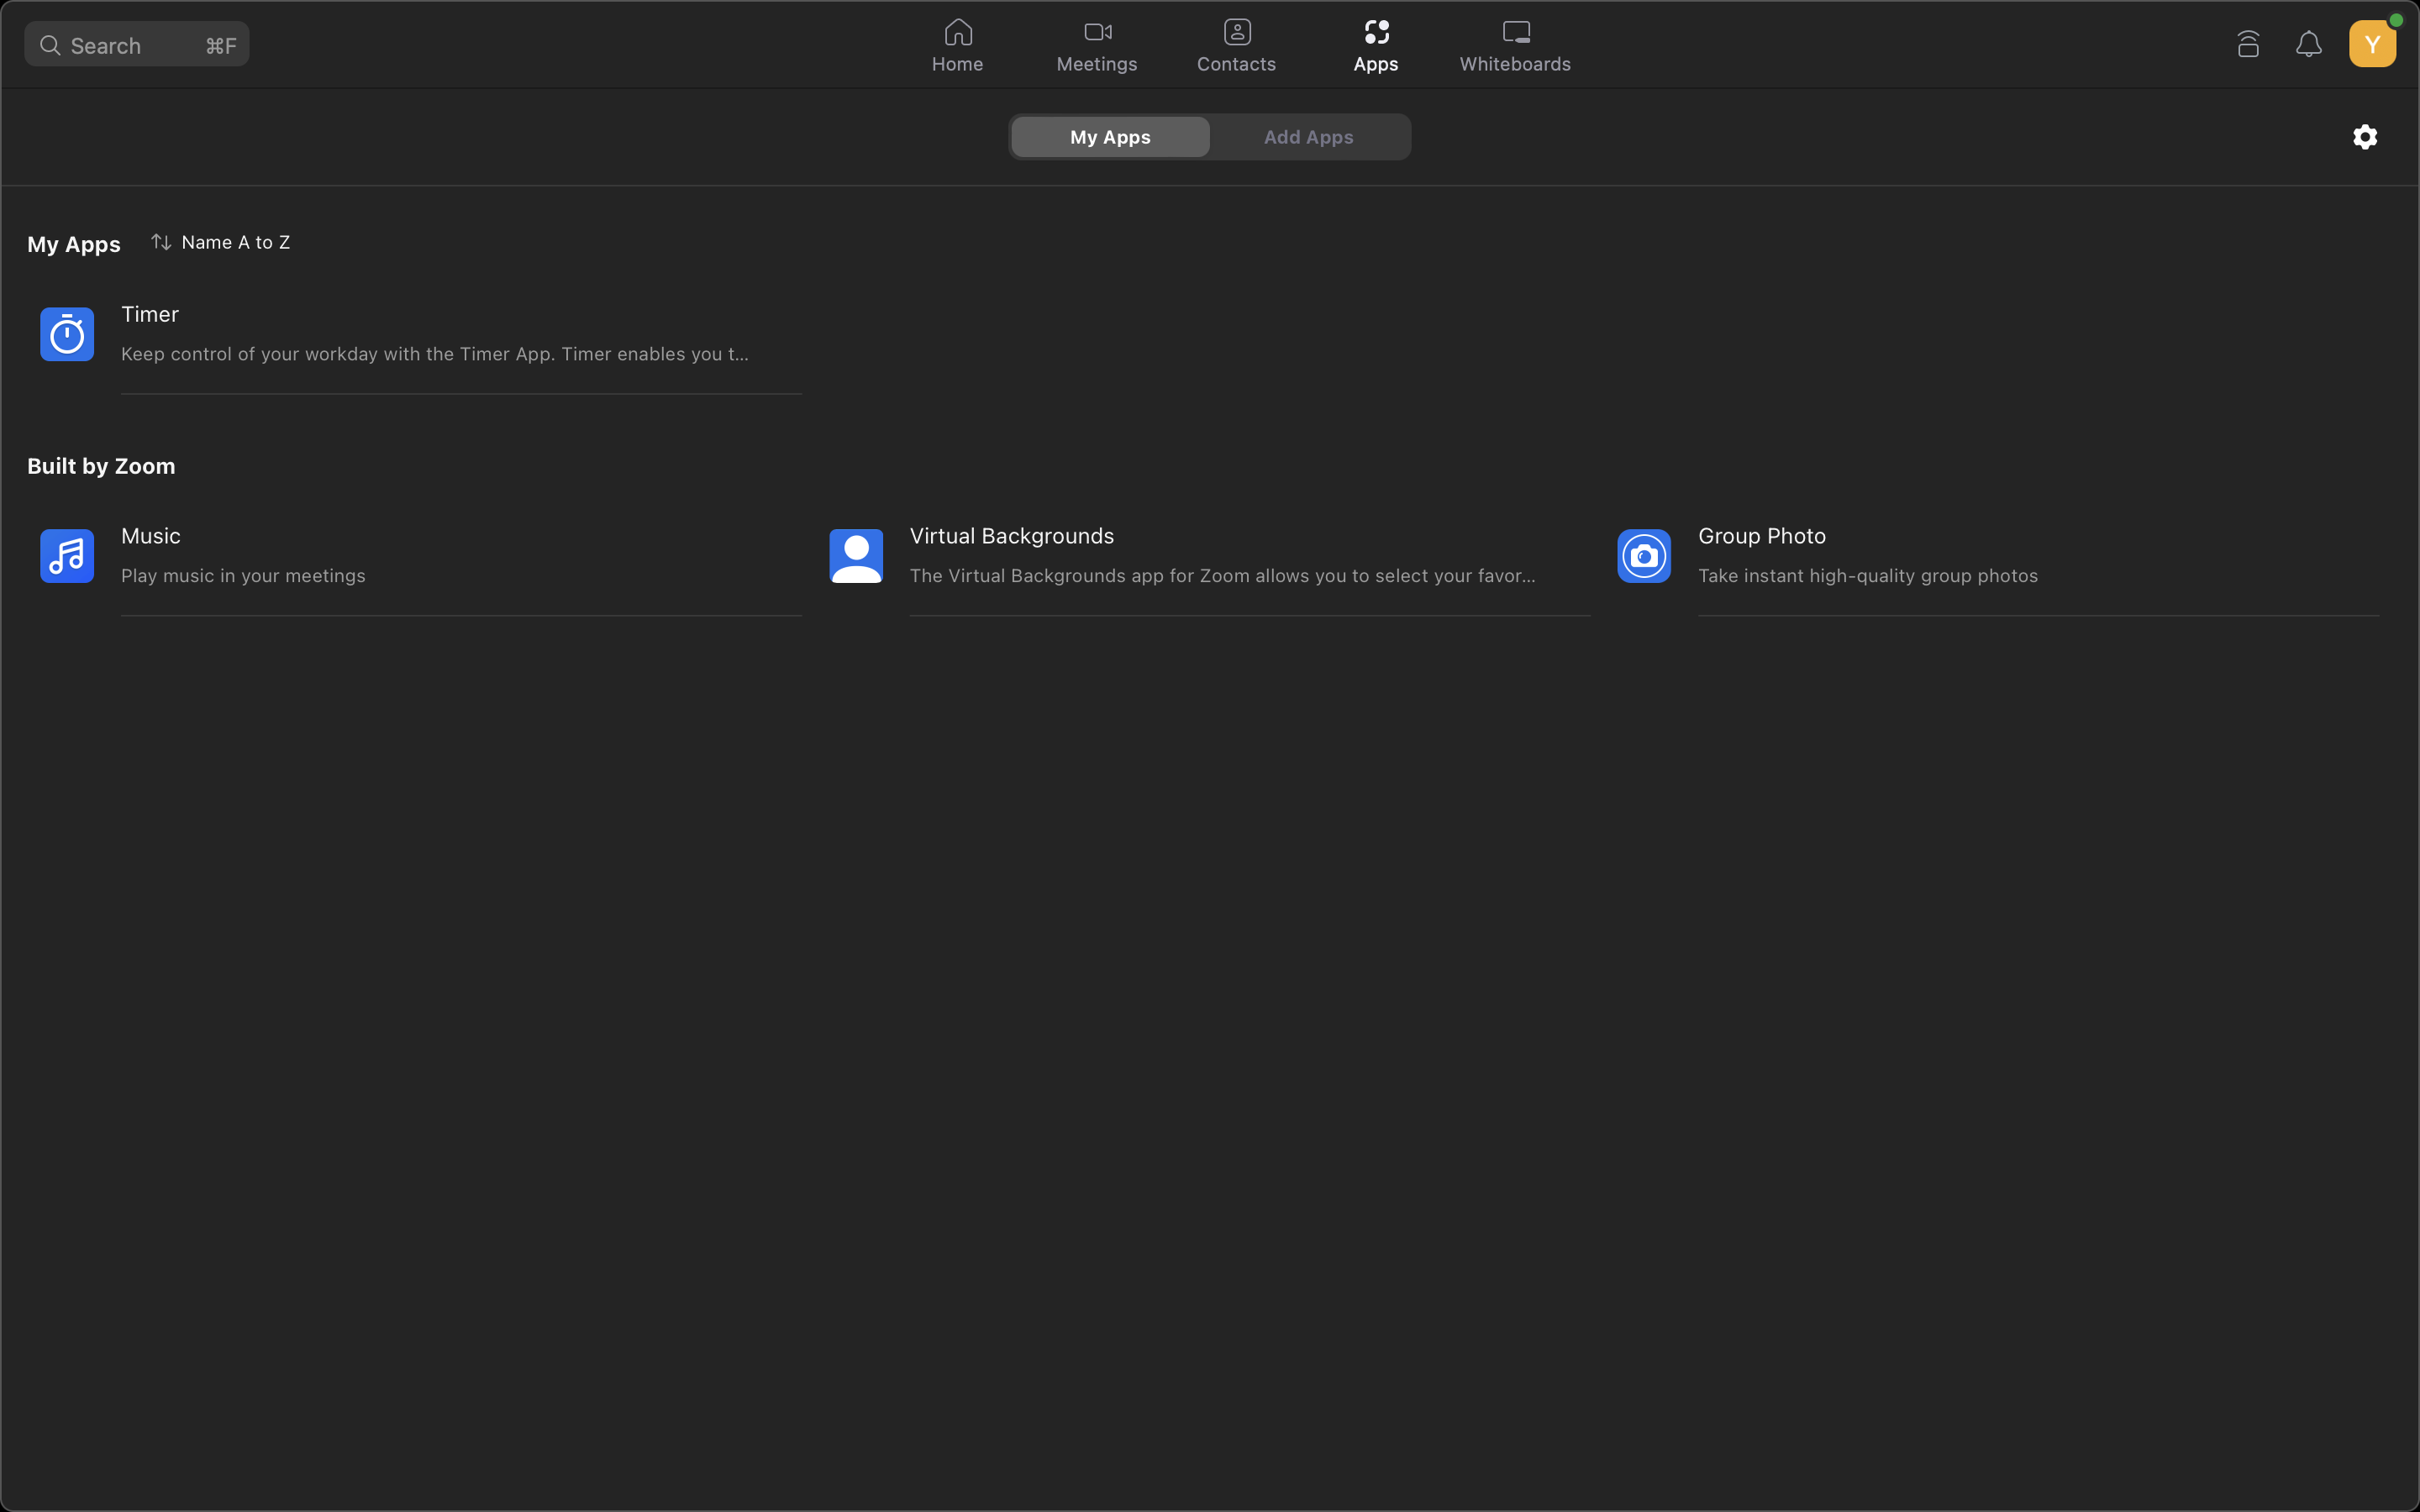 This screenshot has width=2420, height=1512. What do you see at coordinates (1235, 46) in the screenshot?
I see `Search for "Indiana Jones" in the contacts app` at bounding box center [1235, 46].